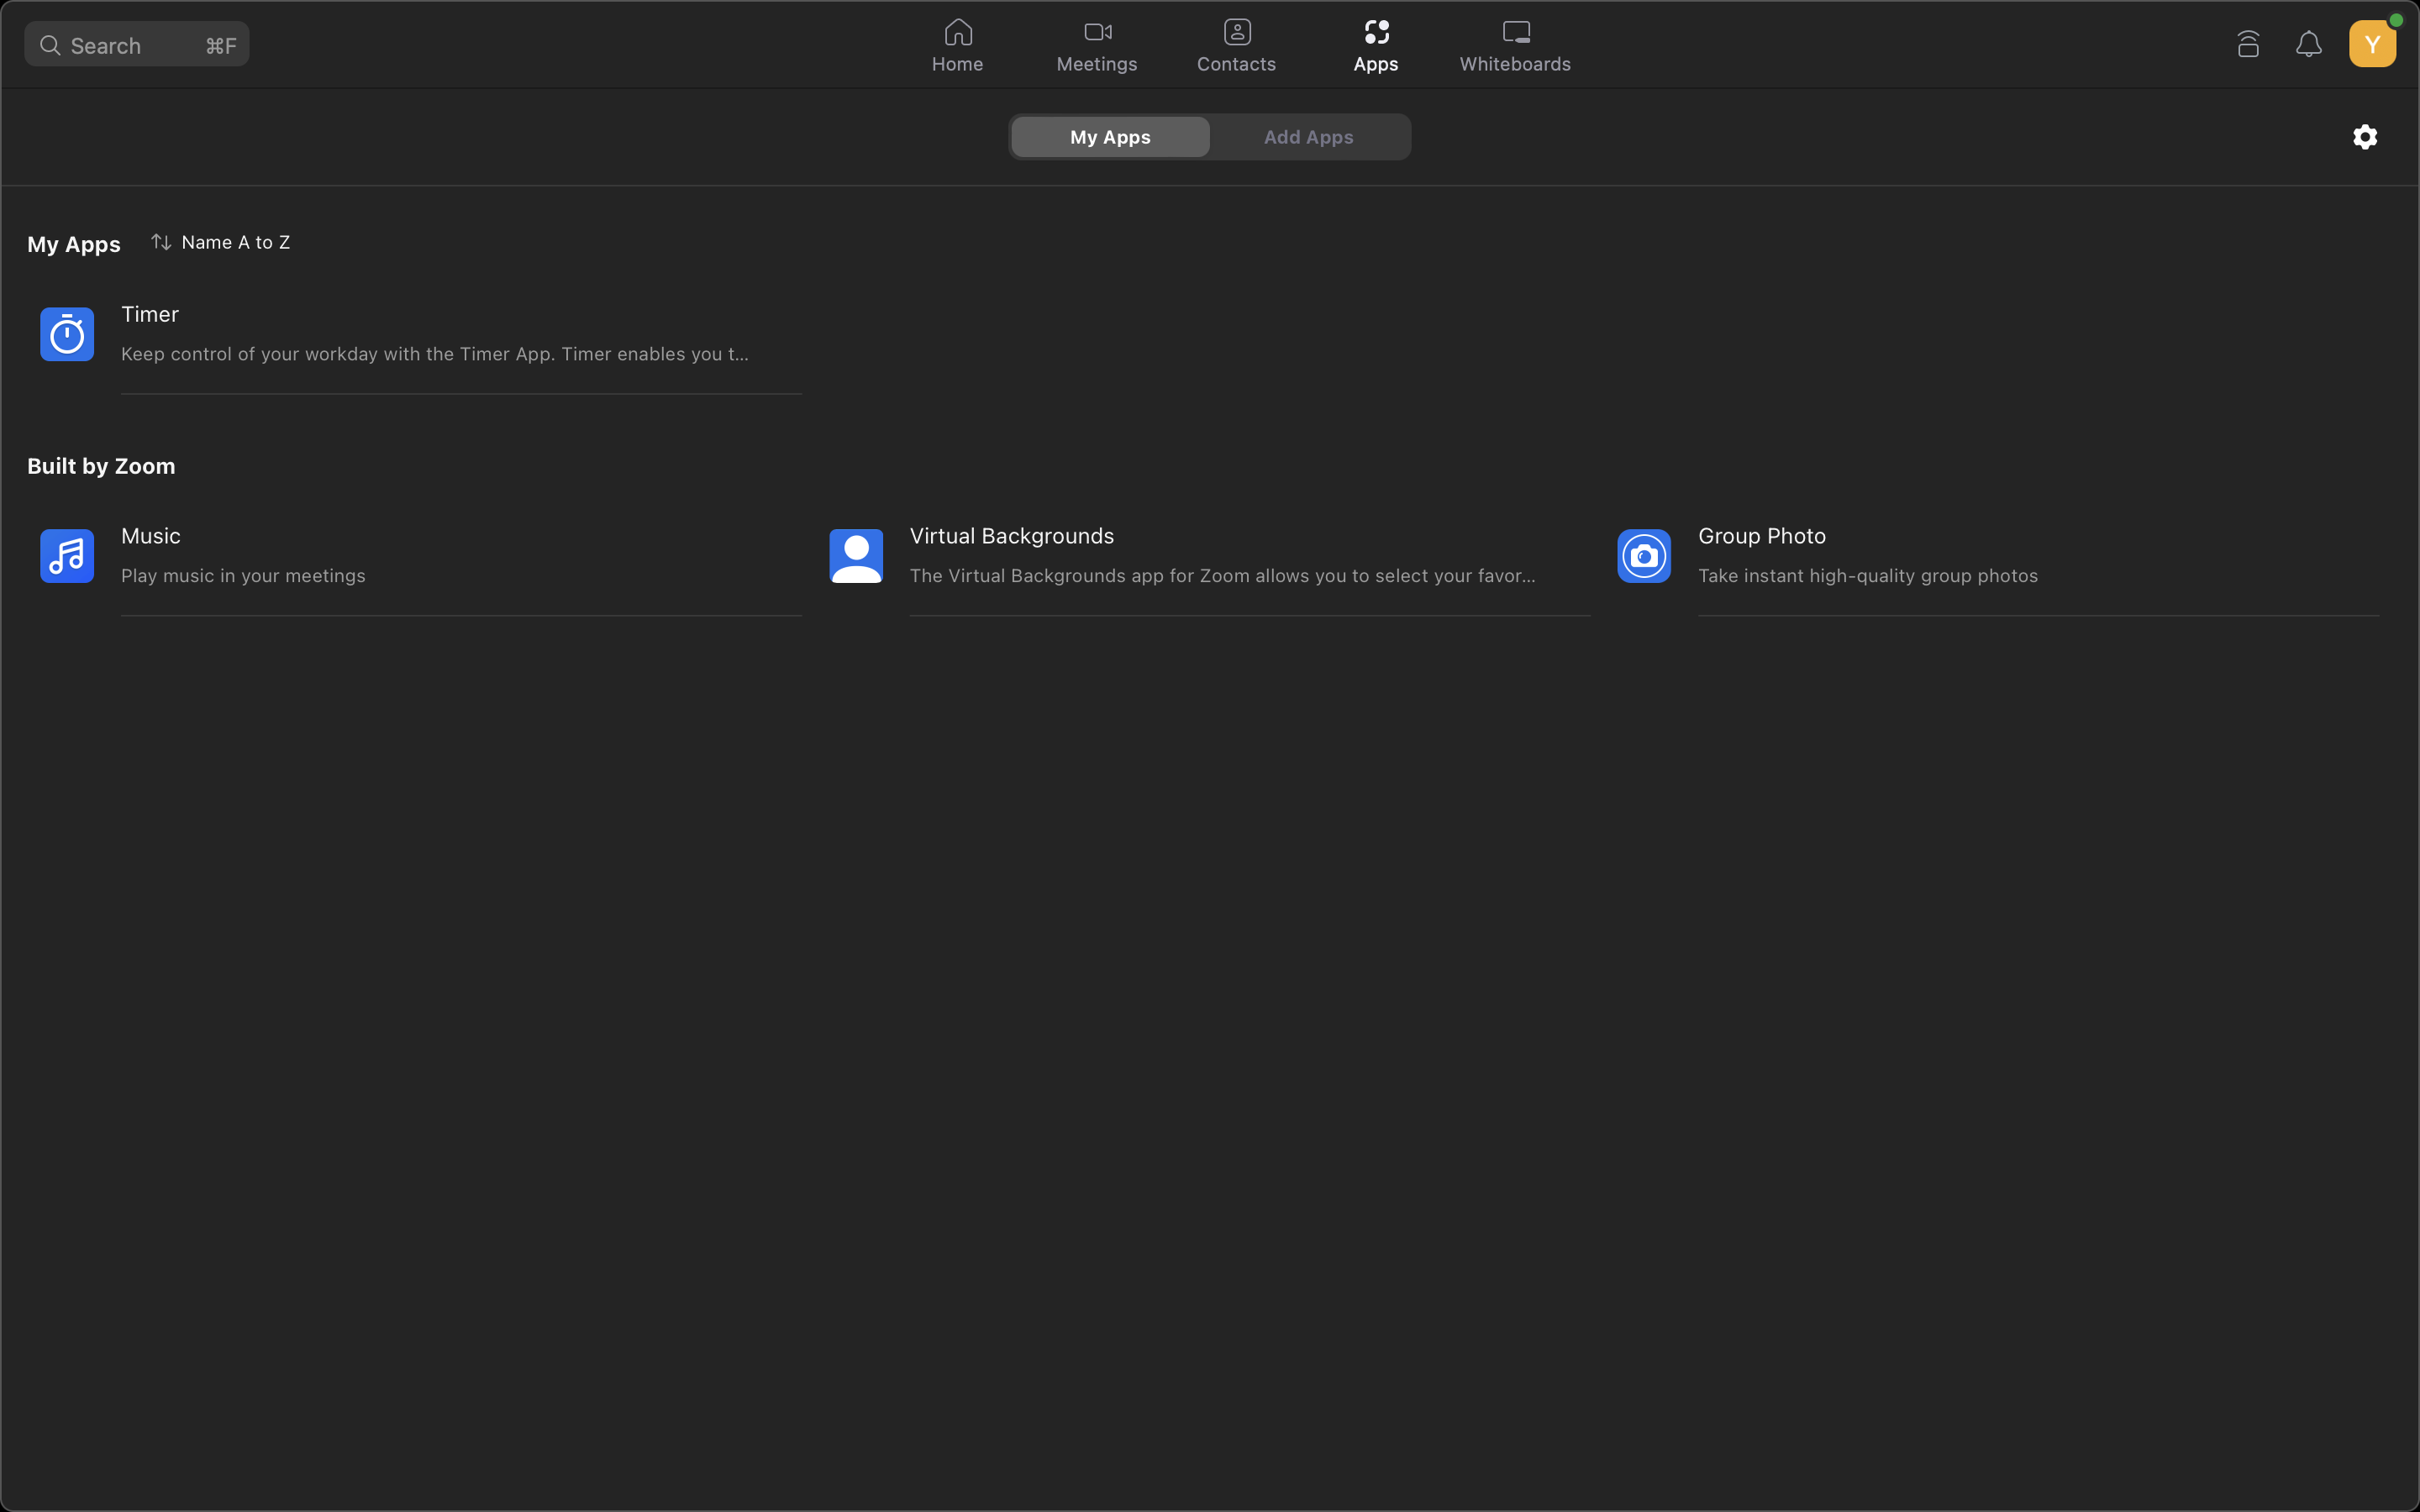 This screenshot has width=2420, height=1512. What do you see at coordinates (1235, 46) in the screenshot?
I see `Search for "Indiana Jones" in the contacts app` at bounding box center [1235, 46].